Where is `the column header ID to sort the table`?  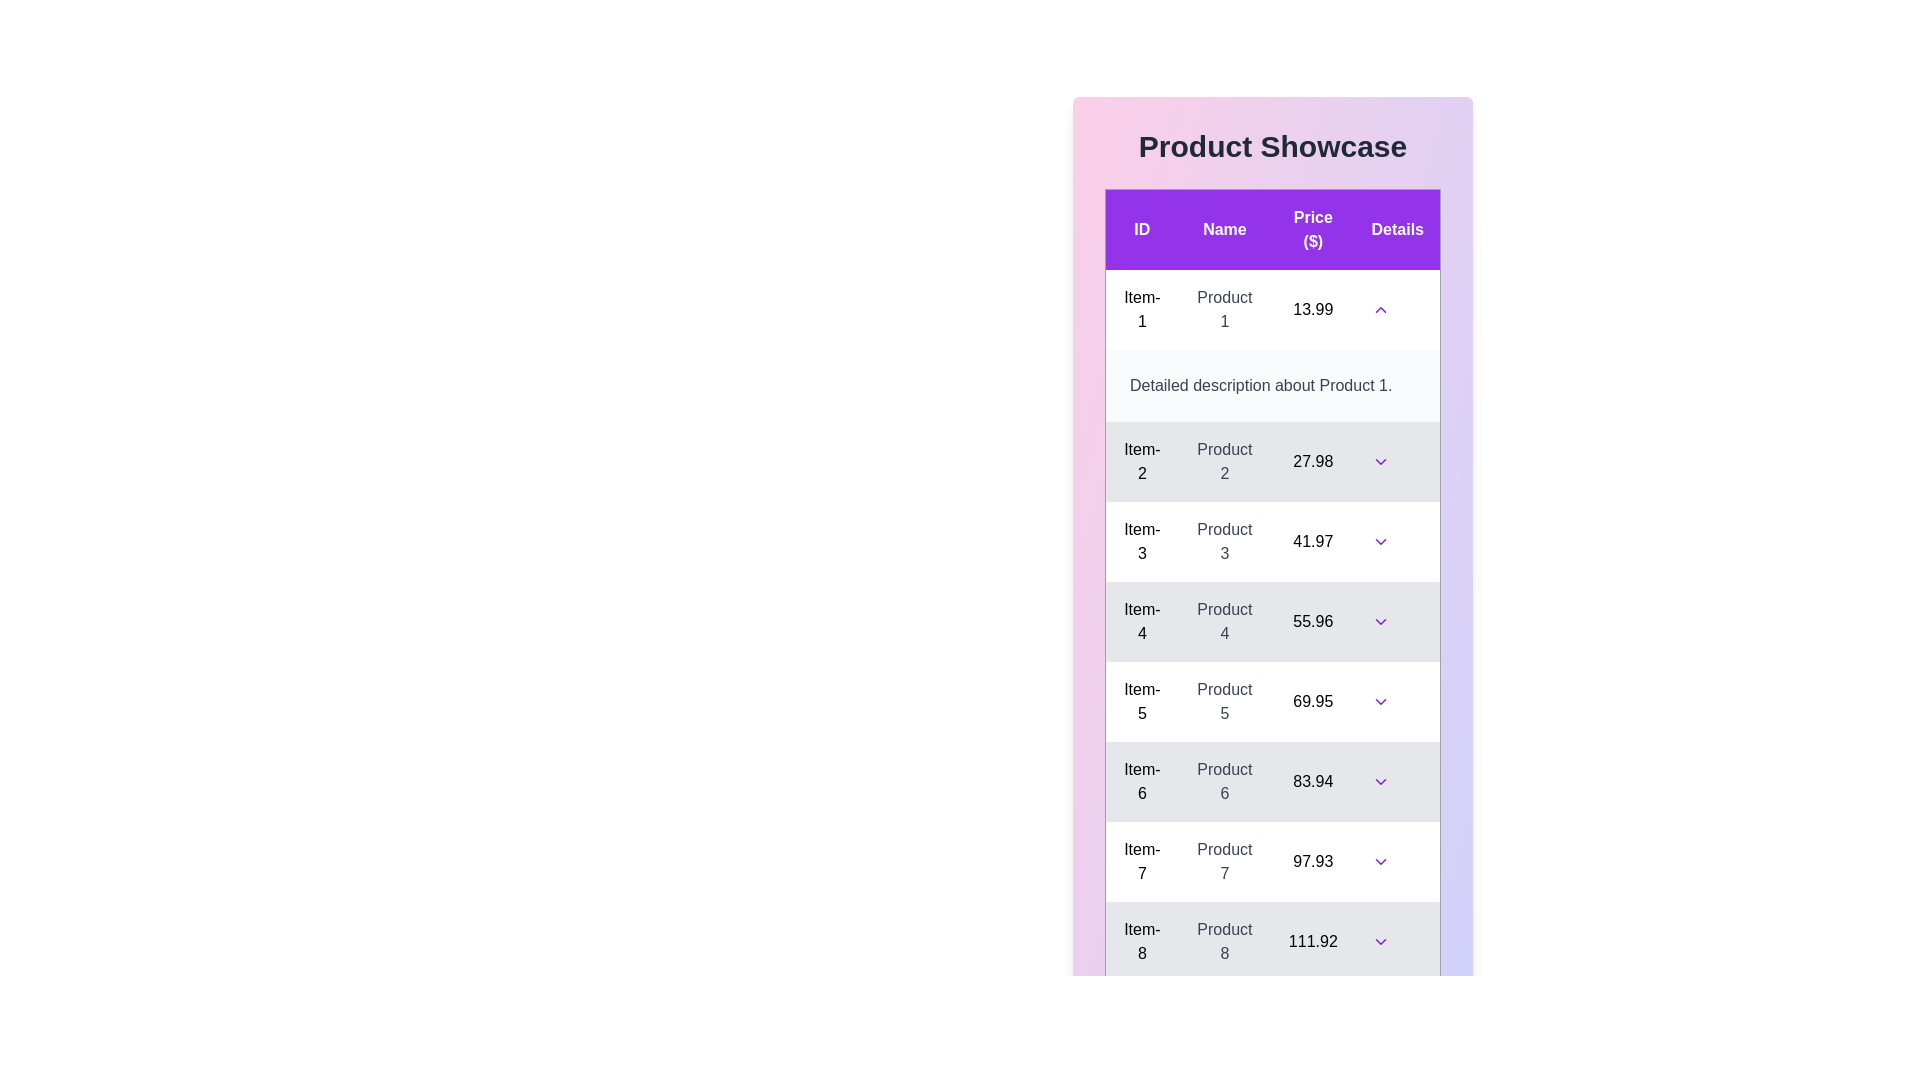
the column header ID to sort the table is located at coordinates (1142, 228).